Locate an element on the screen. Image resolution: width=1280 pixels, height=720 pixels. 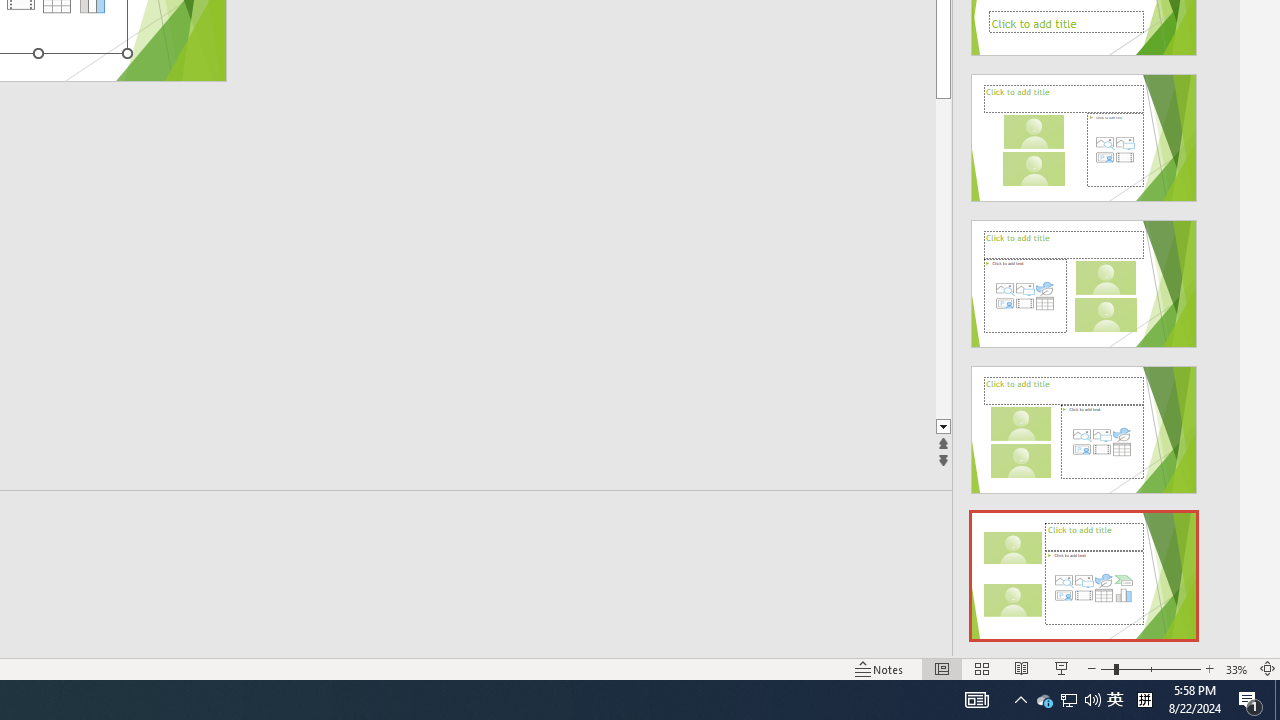
'Design Idea' is located at coordinates (1083, 569).